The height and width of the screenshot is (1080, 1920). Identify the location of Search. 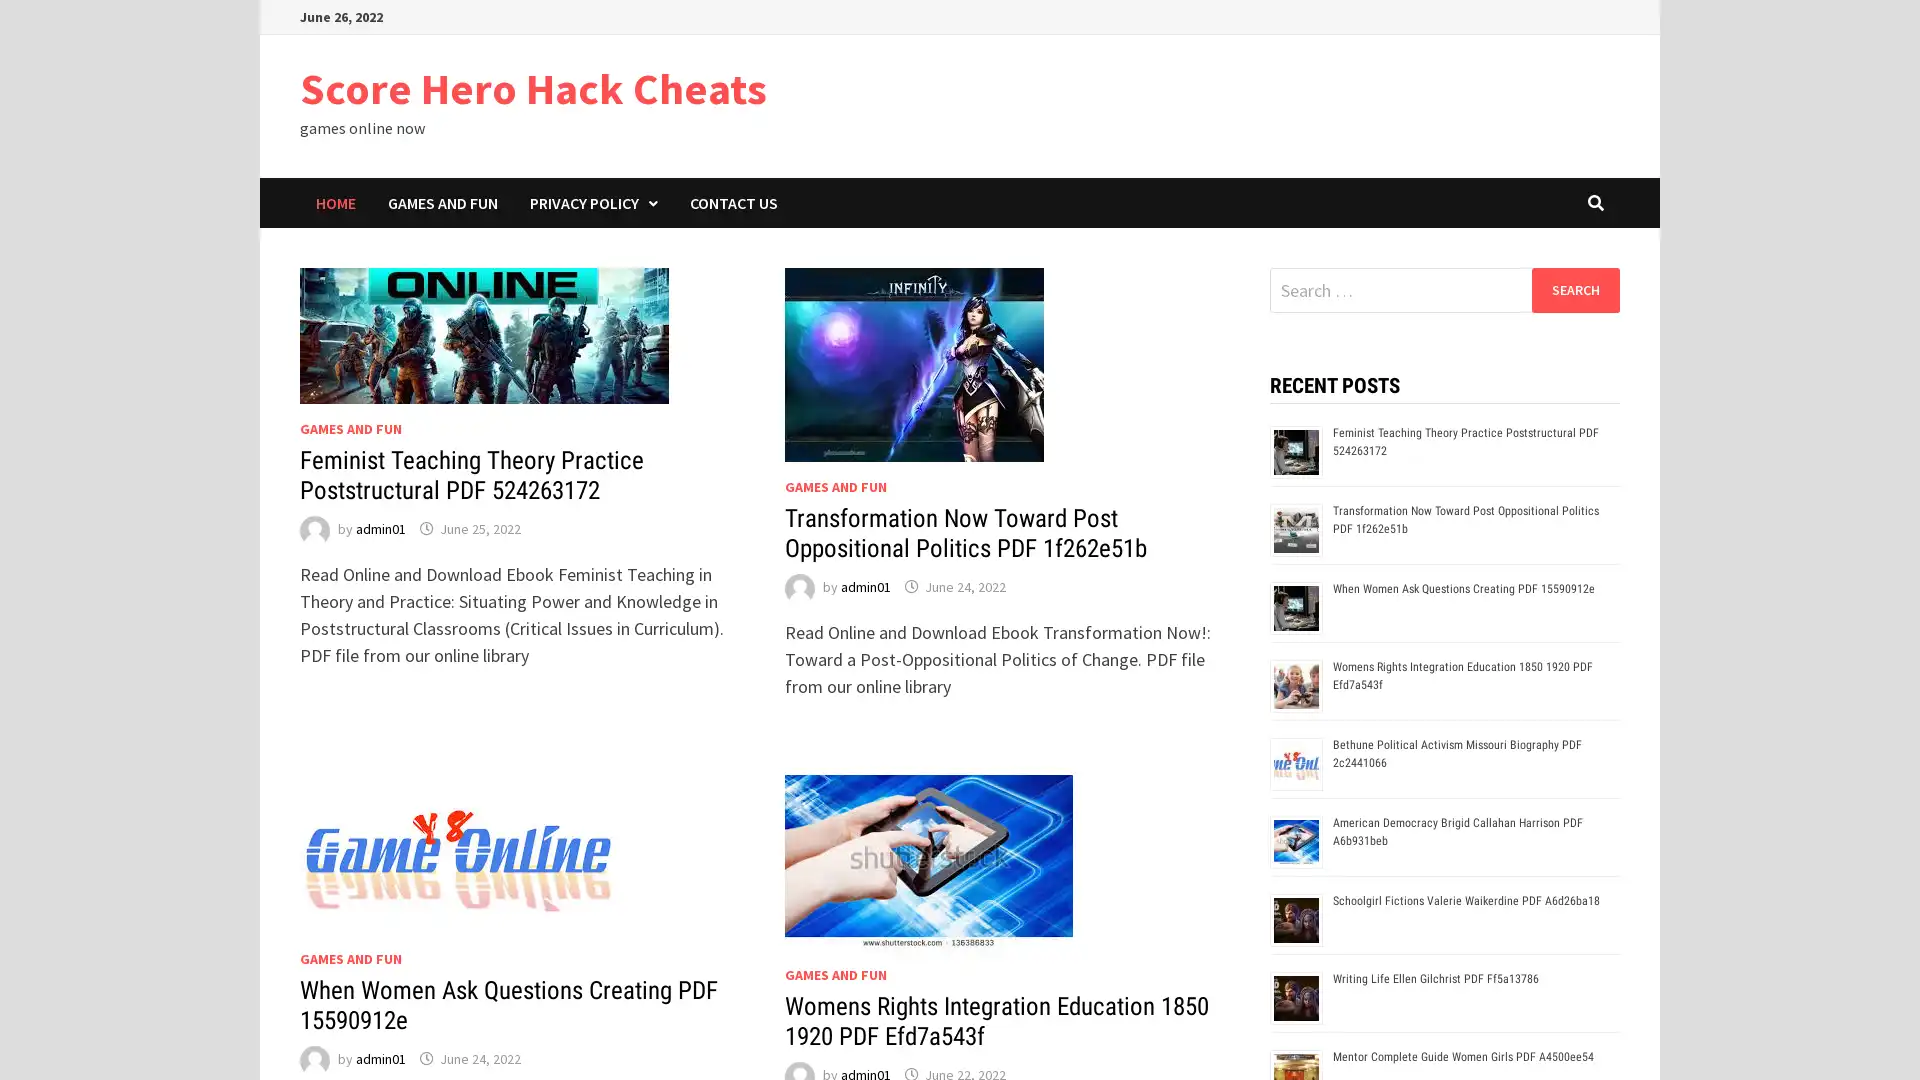
(1574, 289).